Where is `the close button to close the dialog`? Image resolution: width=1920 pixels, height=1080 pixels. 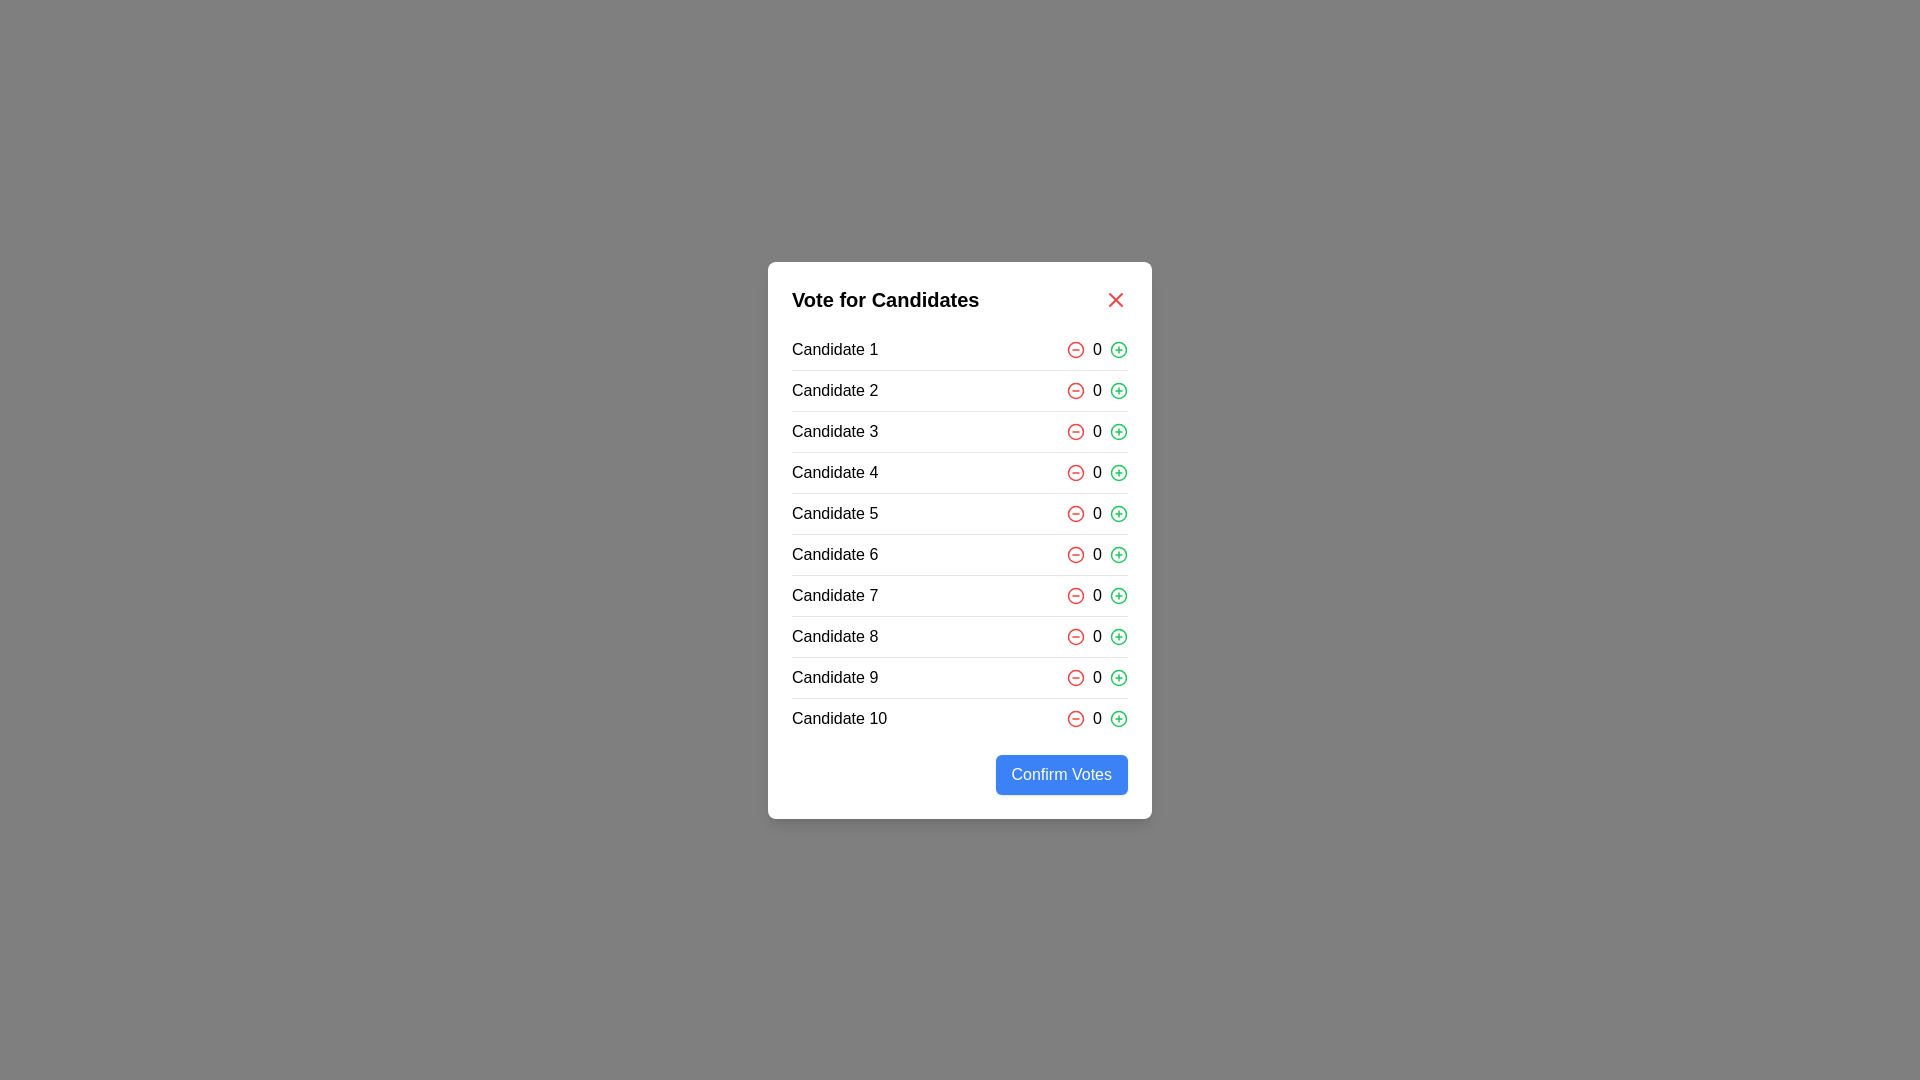 the close button to close the dialog is located at coordinates (1115, 299).